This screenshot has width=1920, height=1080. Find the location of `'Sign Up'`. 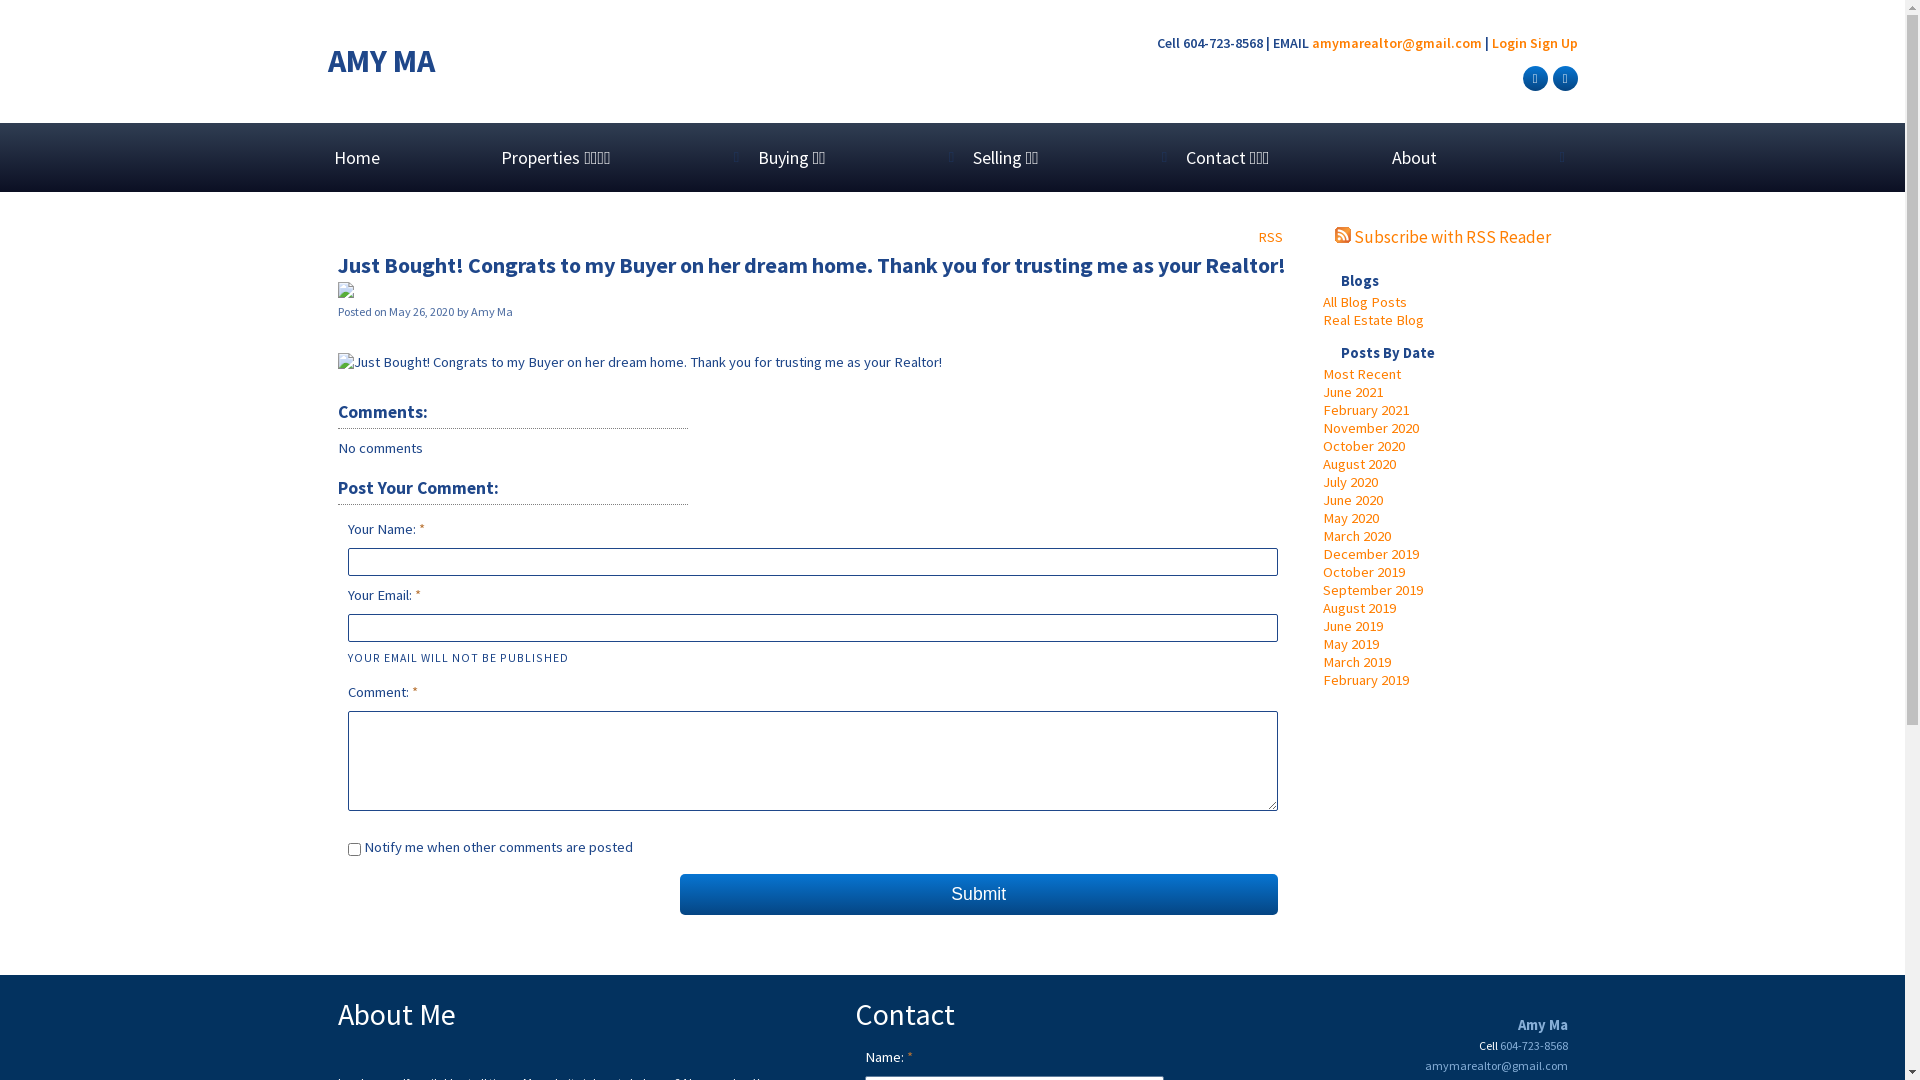

'Sign Up' is located at coordinates (1553, 42).